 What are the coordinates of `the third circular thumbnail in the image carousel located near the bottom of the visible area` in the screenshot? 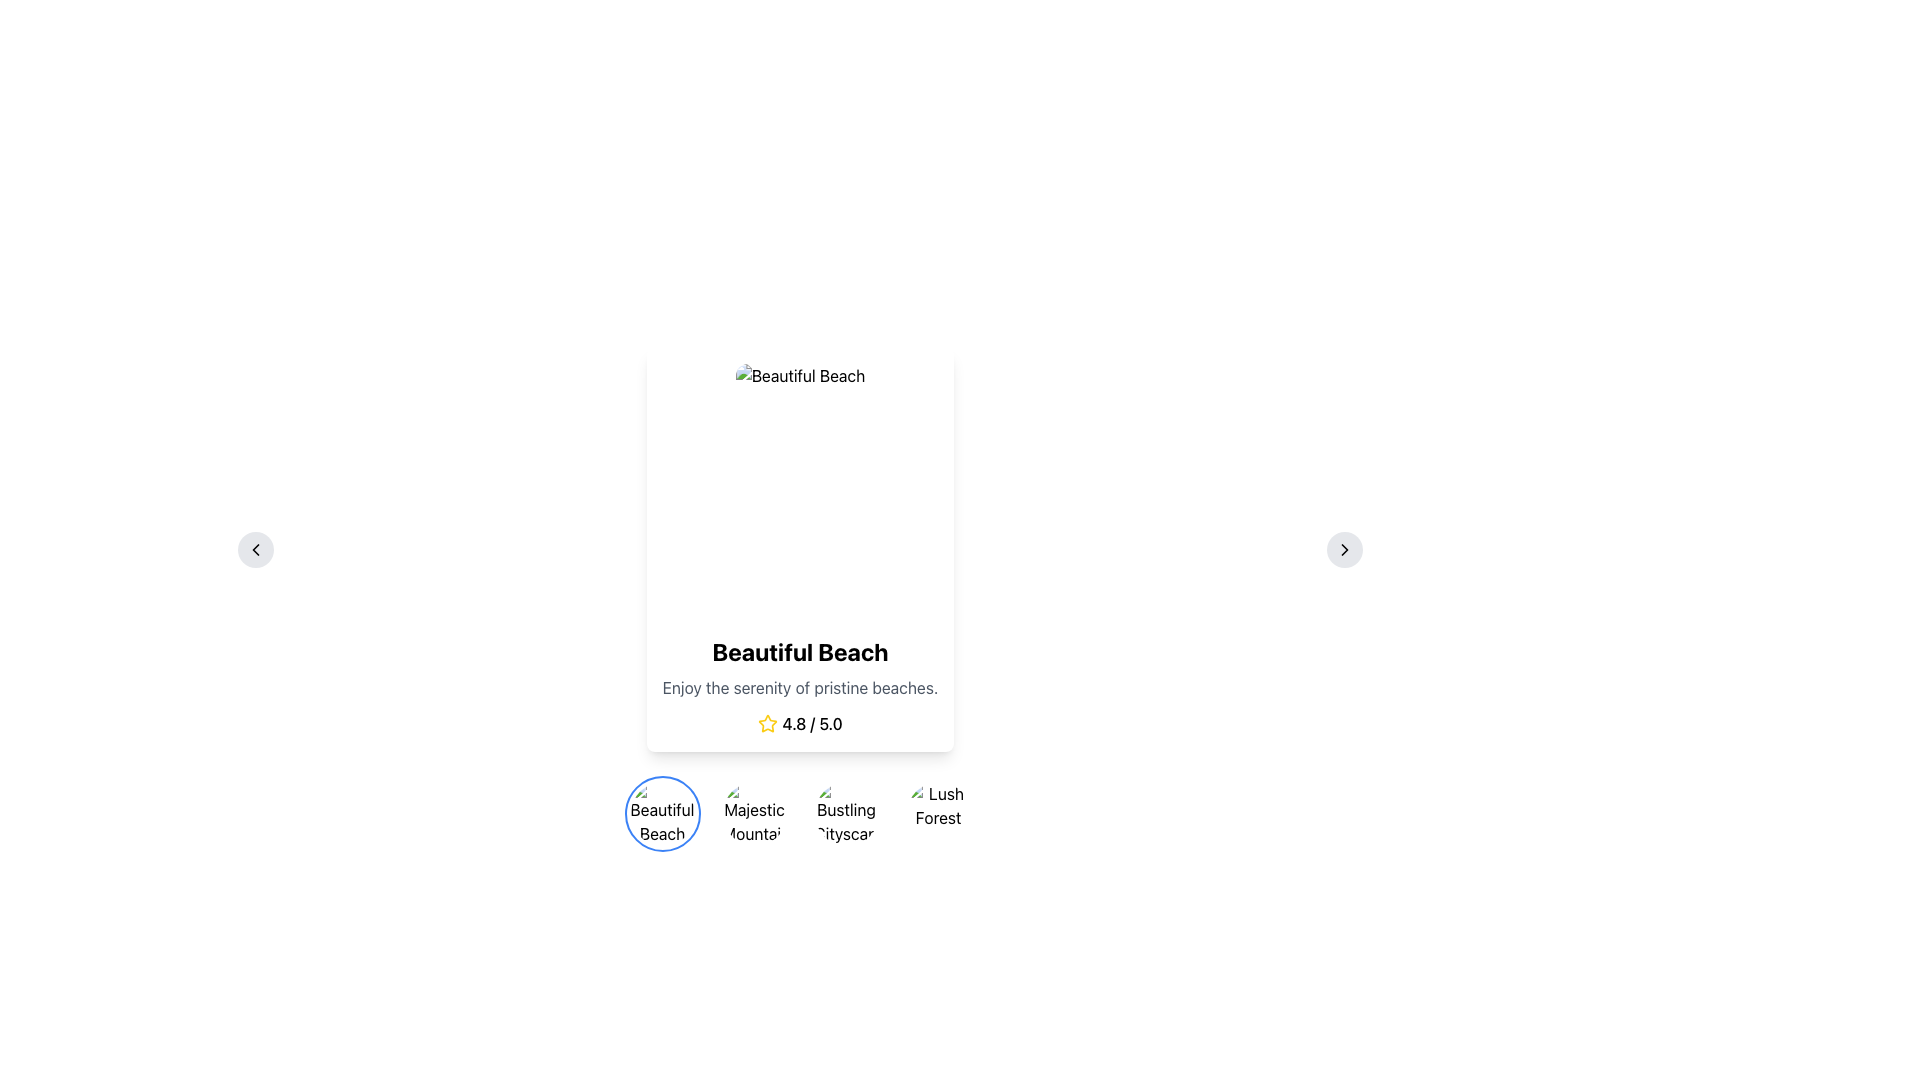 It's located at (800, 813).